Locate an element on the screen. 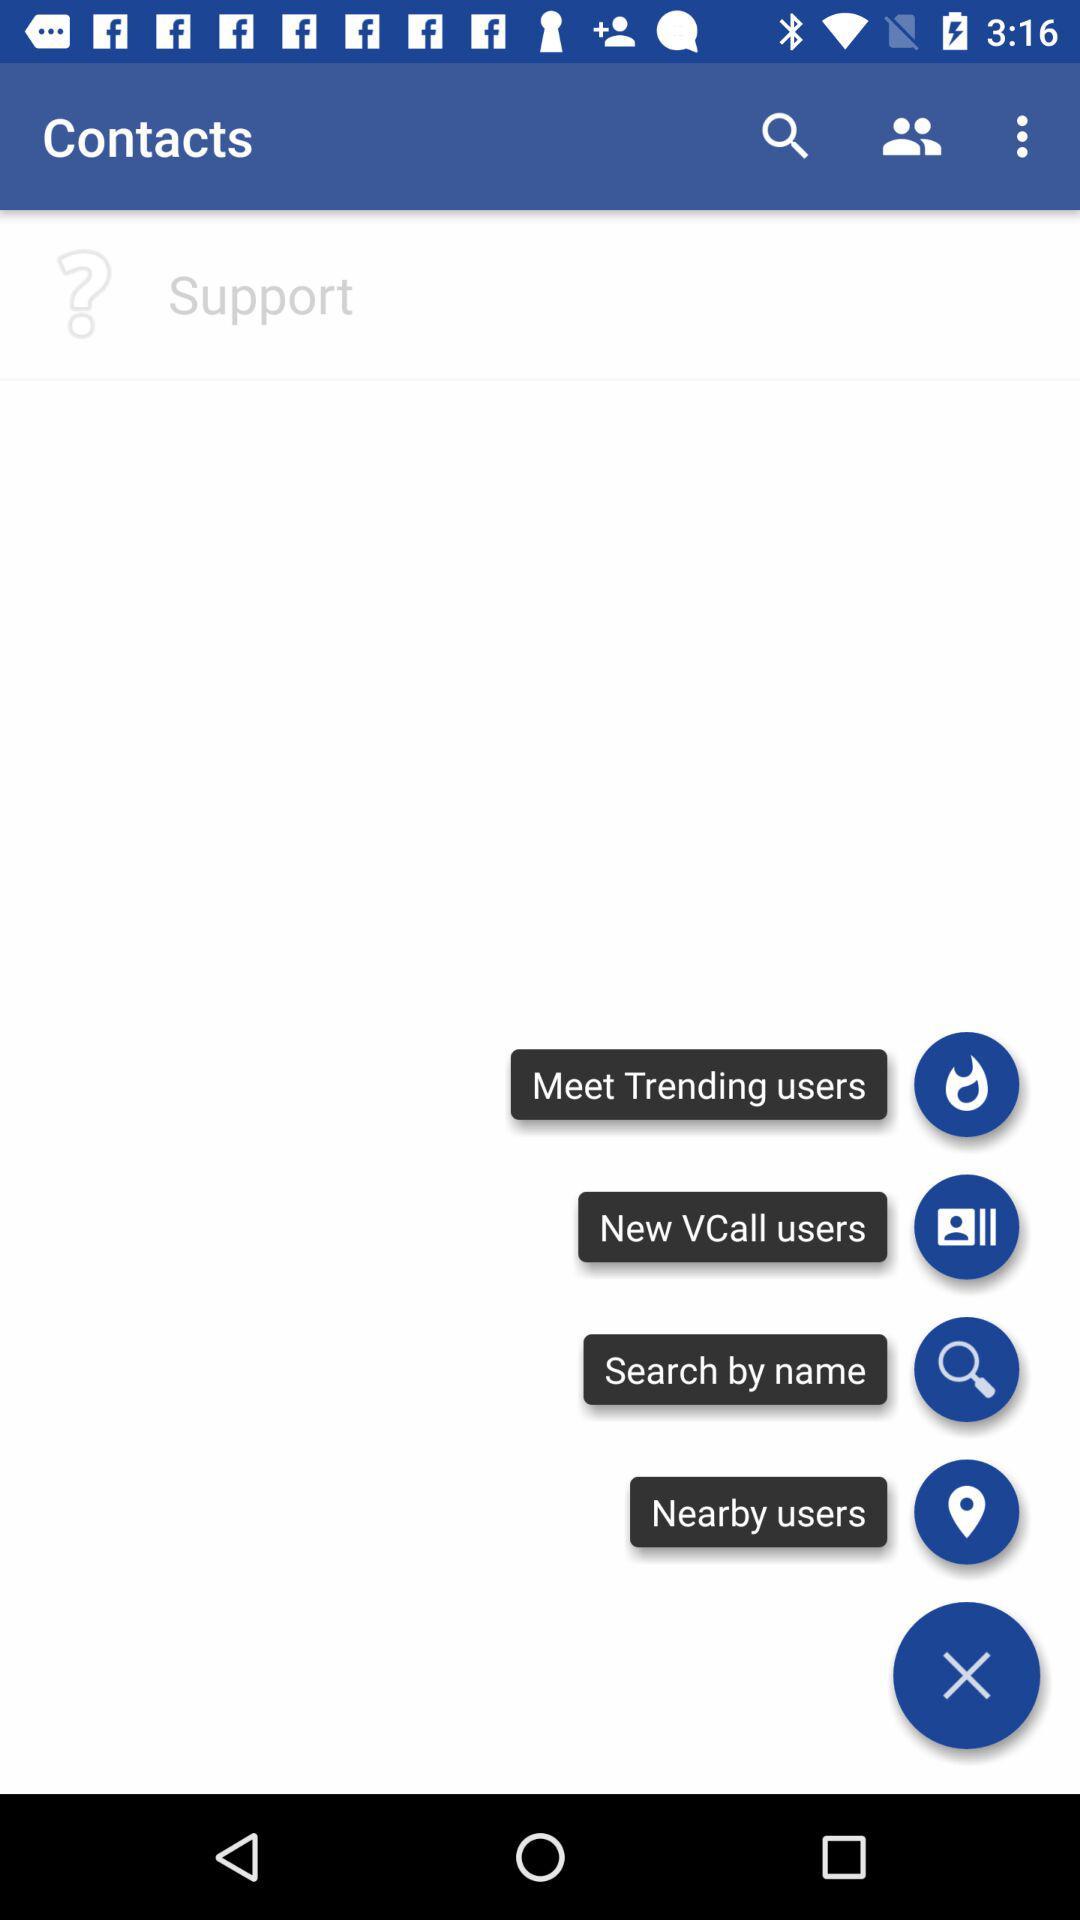 This screenshot has width=1080, height=1920. the meet trending users icon is located at coordinates (697, 1083).